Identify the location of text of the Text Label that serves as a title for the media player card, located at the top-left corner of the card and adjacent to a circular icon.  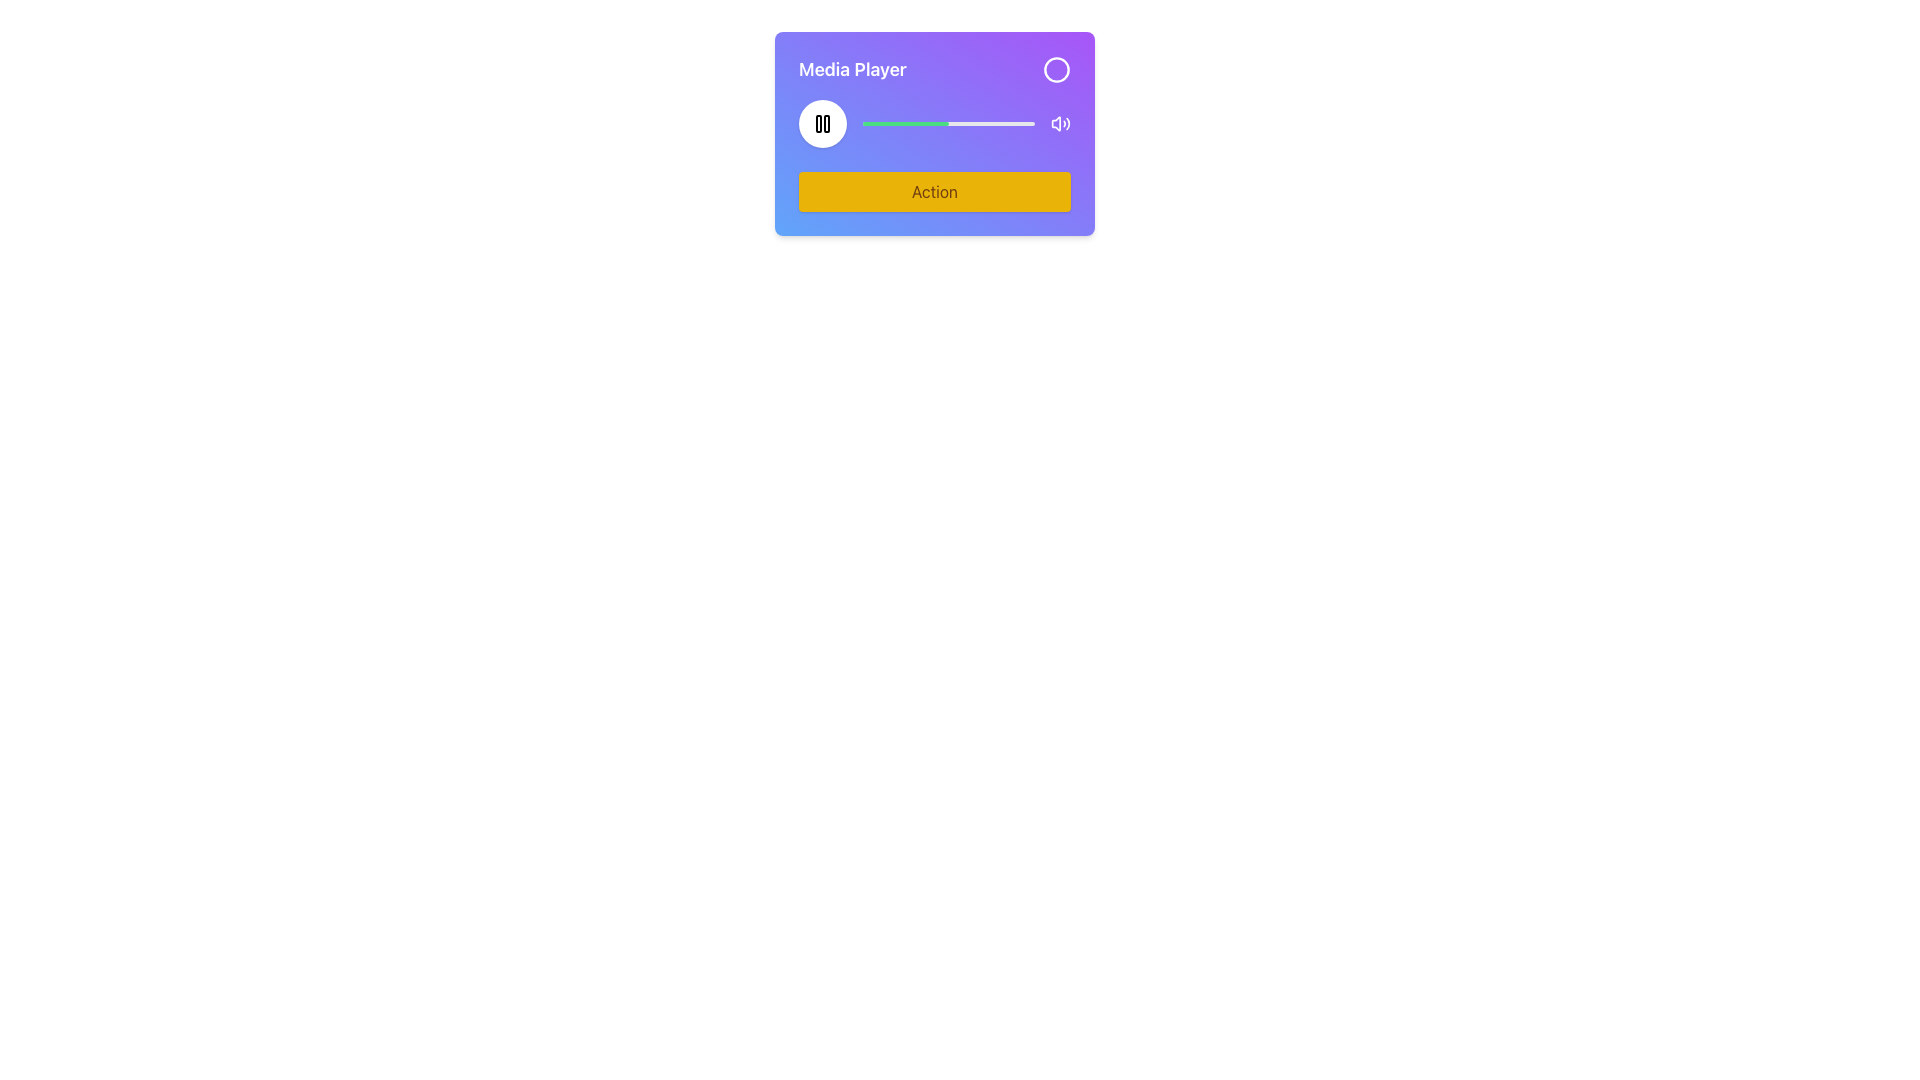
(852, 68).